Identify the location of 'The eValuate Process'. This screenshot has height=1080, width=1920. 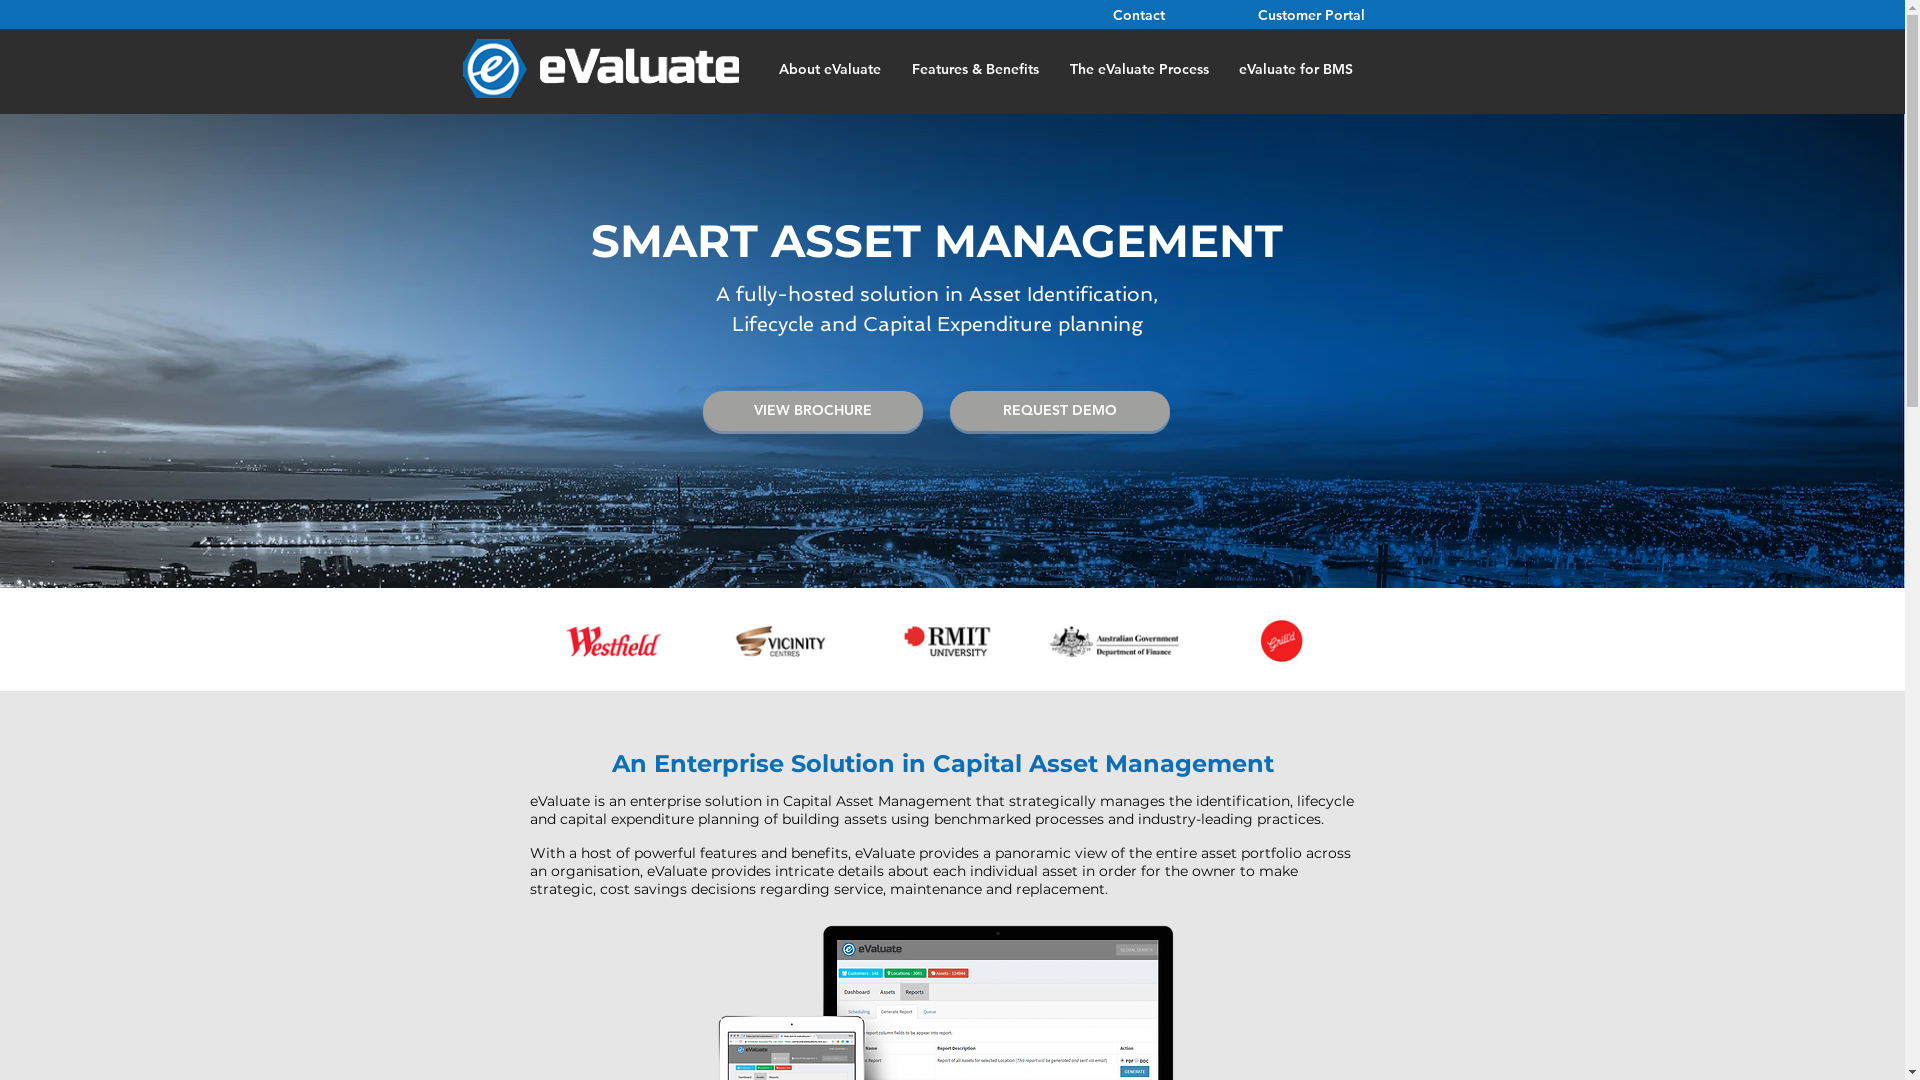
(1138, 66).